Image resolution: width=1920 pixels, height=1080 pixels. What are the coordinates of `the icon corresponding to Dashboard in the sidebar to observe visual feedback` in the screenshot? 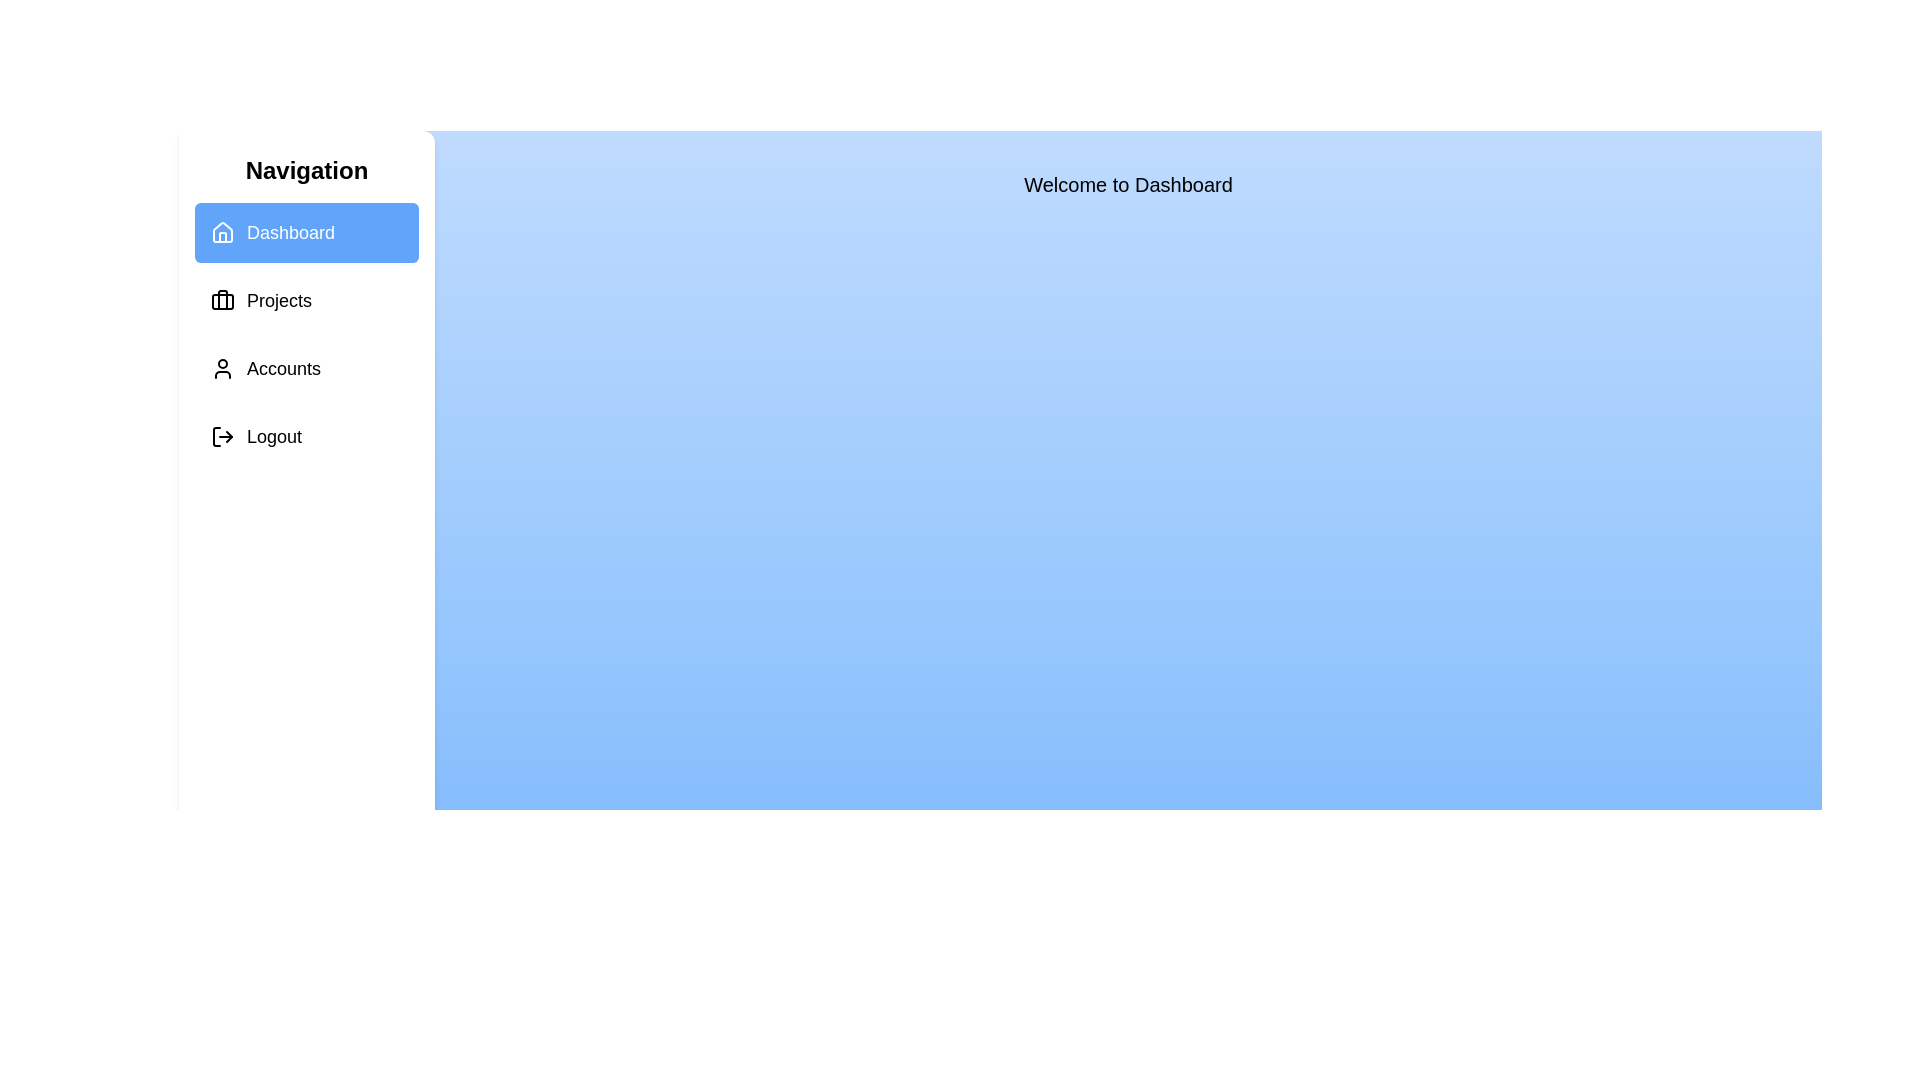 It's located at (222, 231).